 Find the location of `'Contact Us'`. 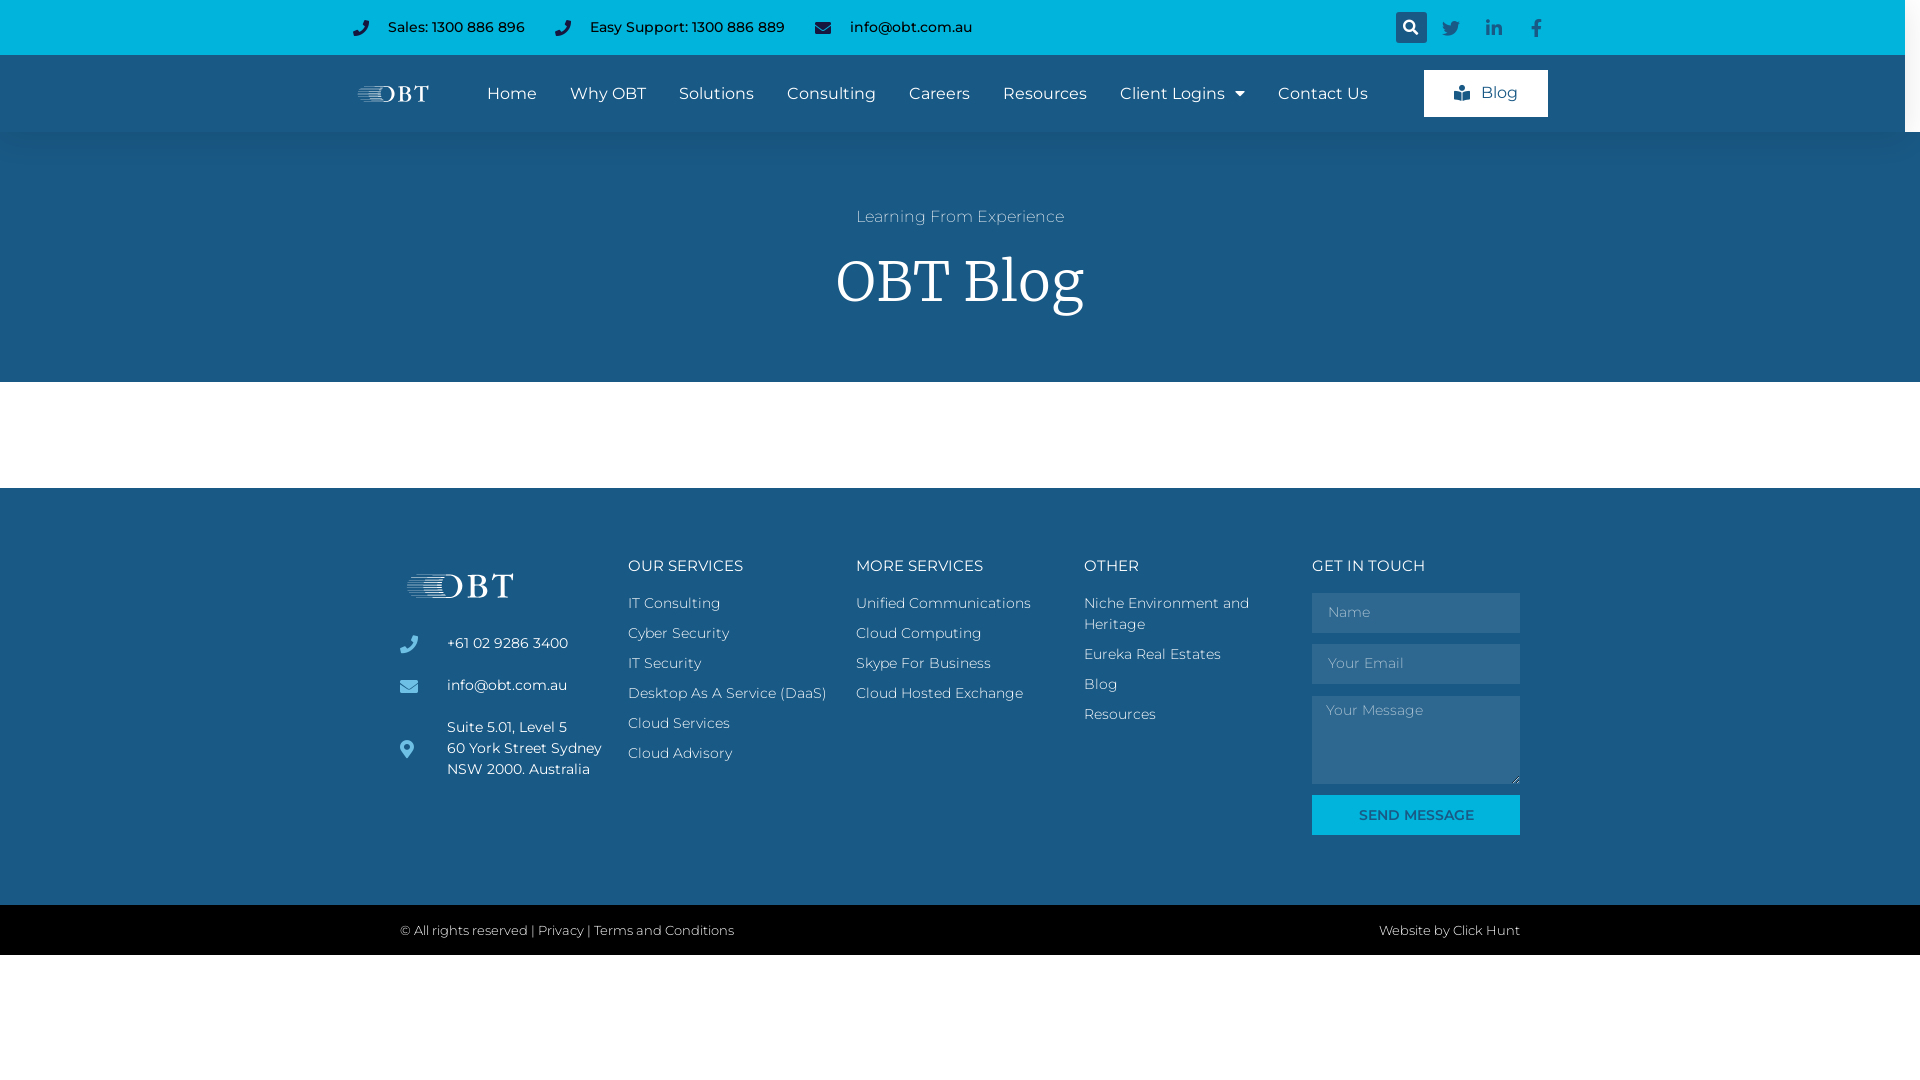

'Contact Us' is located at coordinates (1323, 92).